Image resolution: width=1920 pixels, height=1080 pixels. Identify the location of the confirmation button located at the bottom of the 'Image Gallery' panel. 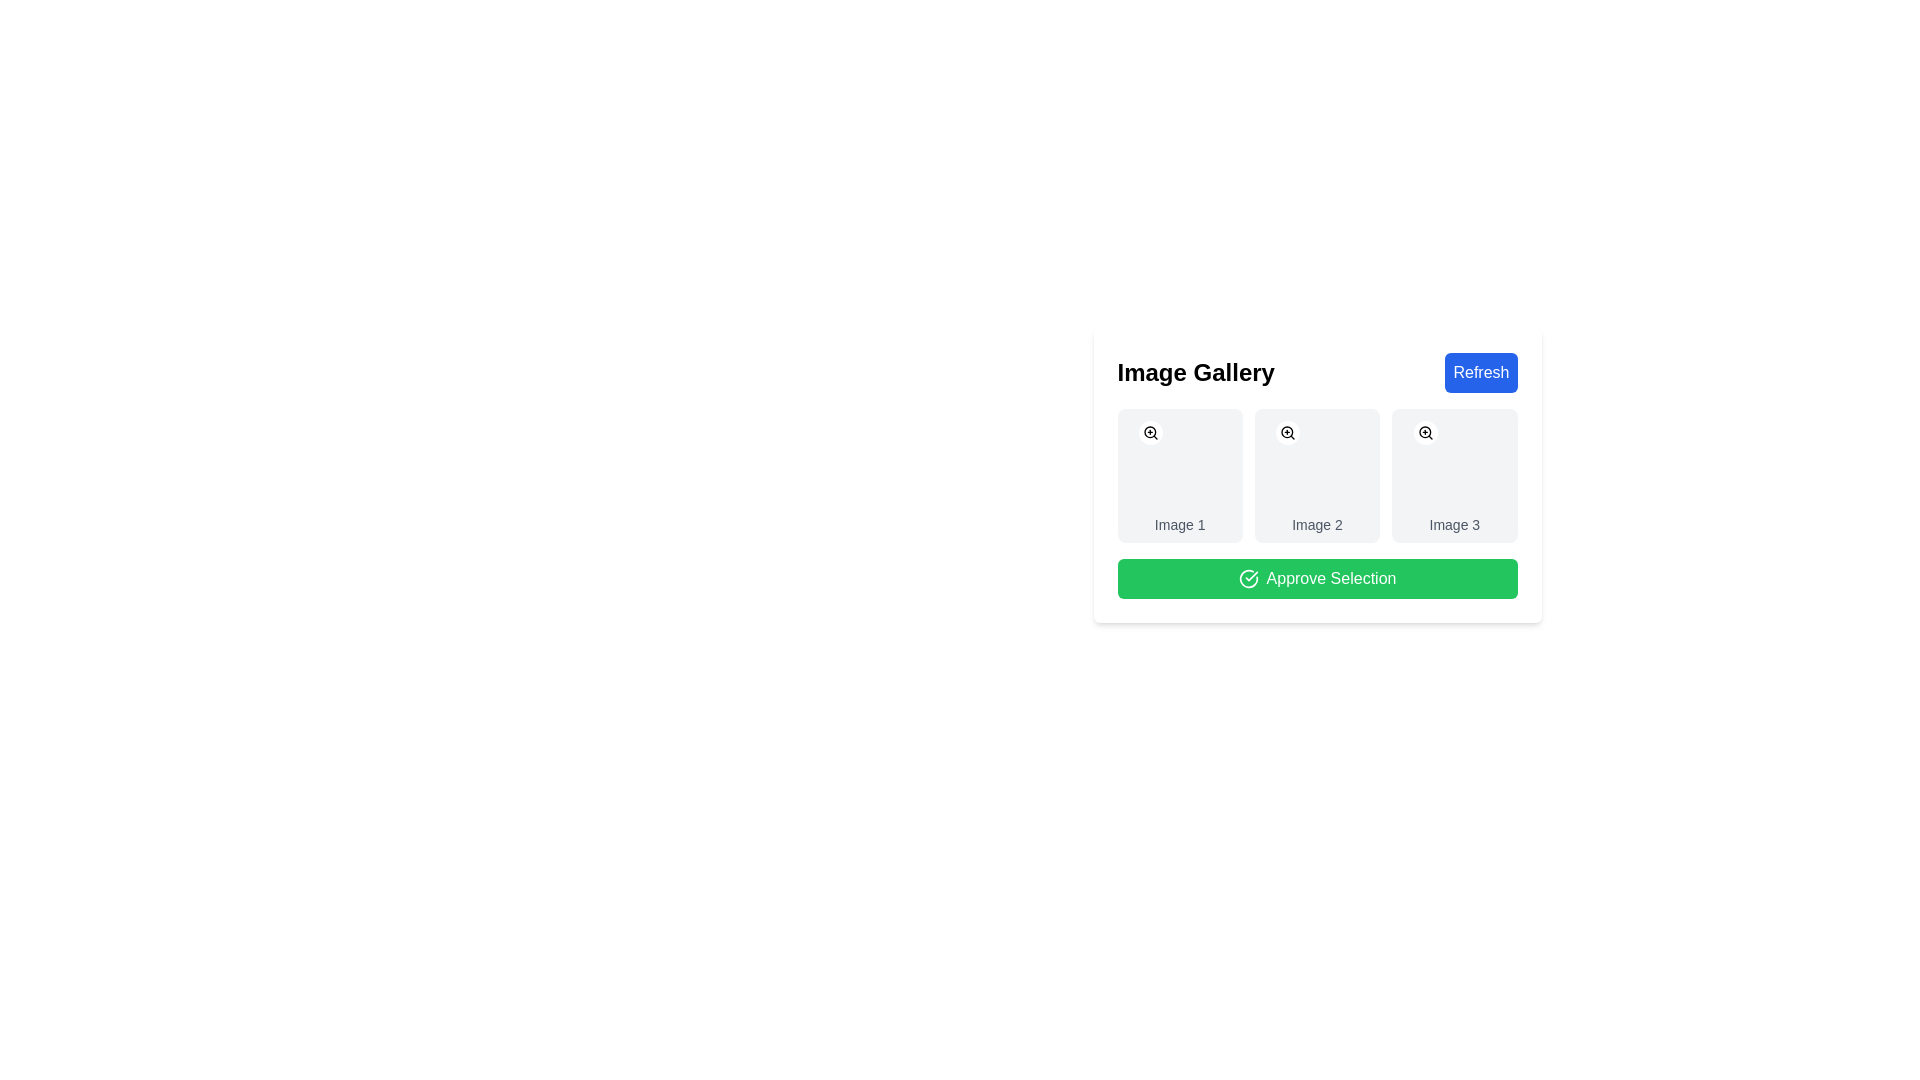
(1317, 578).